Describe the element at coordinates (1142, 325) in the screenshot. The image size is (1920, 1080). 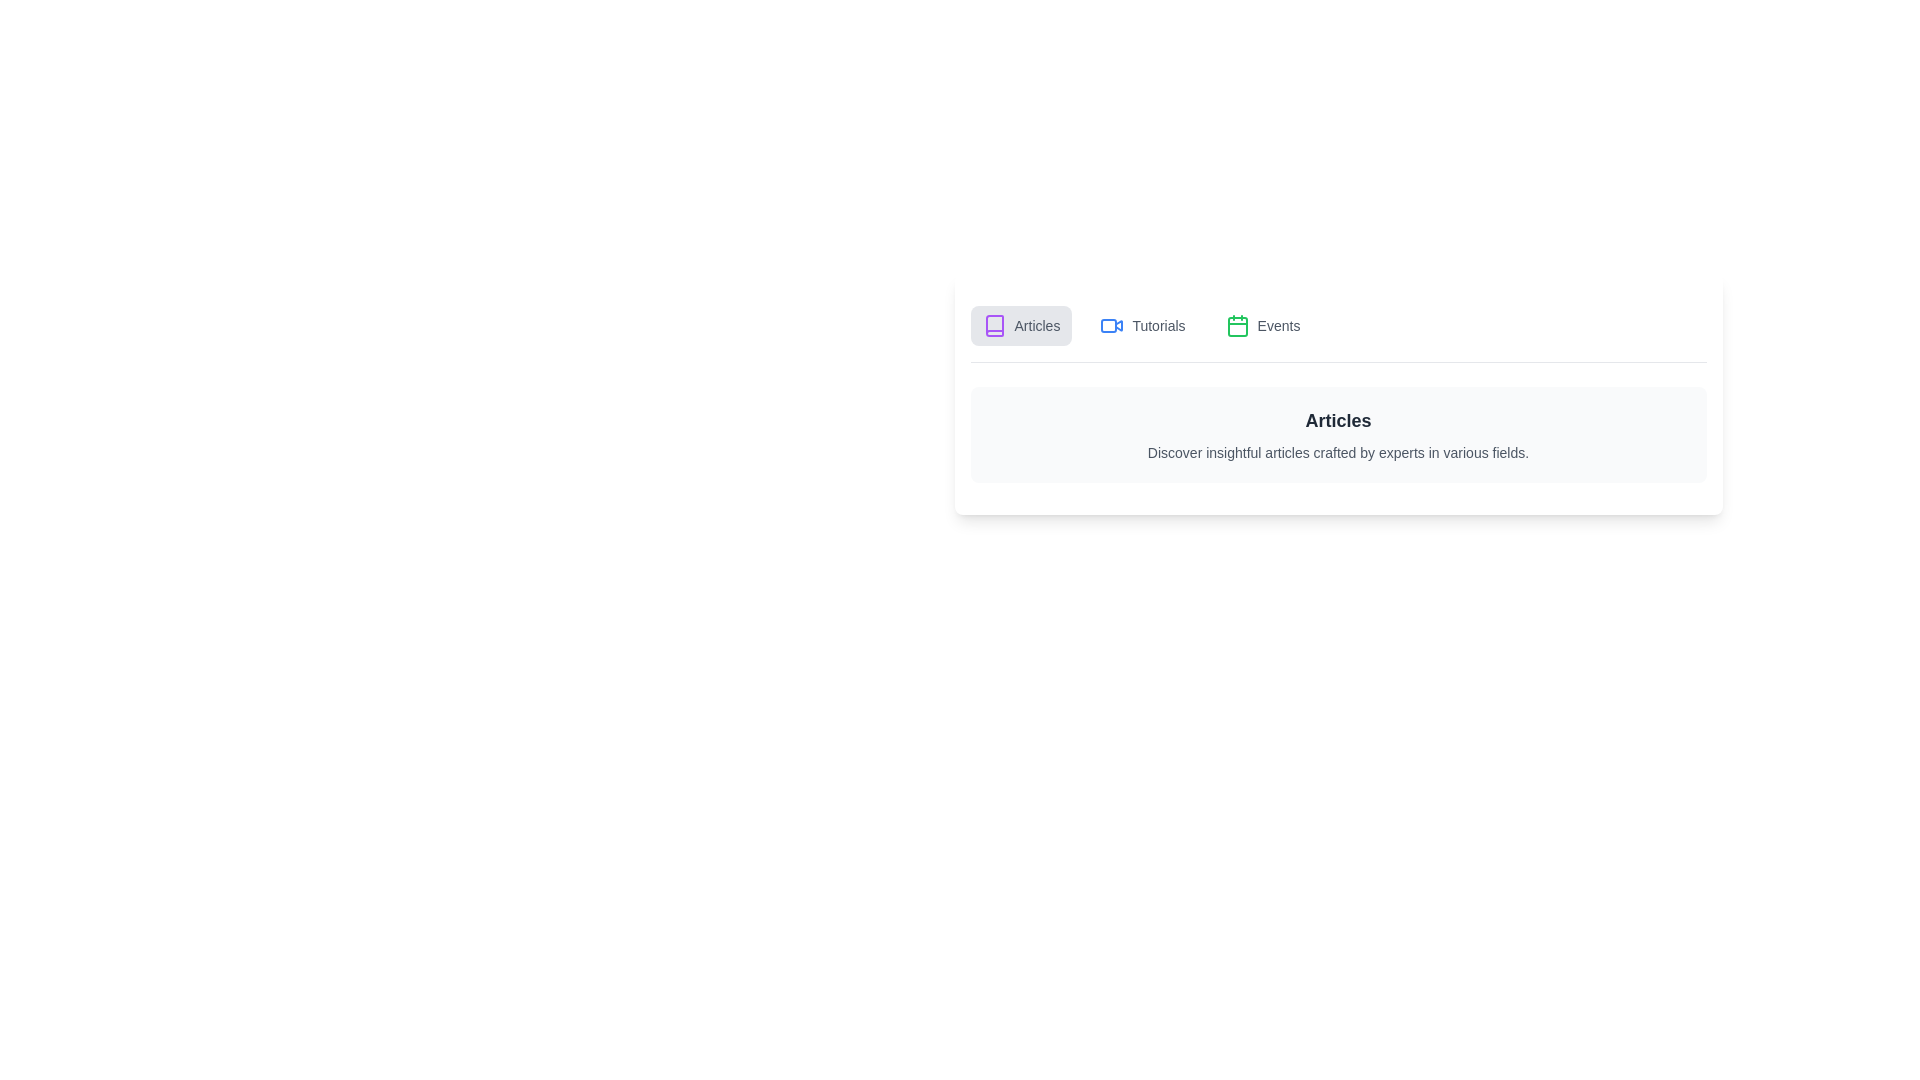
I see `the Tutorials tab to view its content` at that location.